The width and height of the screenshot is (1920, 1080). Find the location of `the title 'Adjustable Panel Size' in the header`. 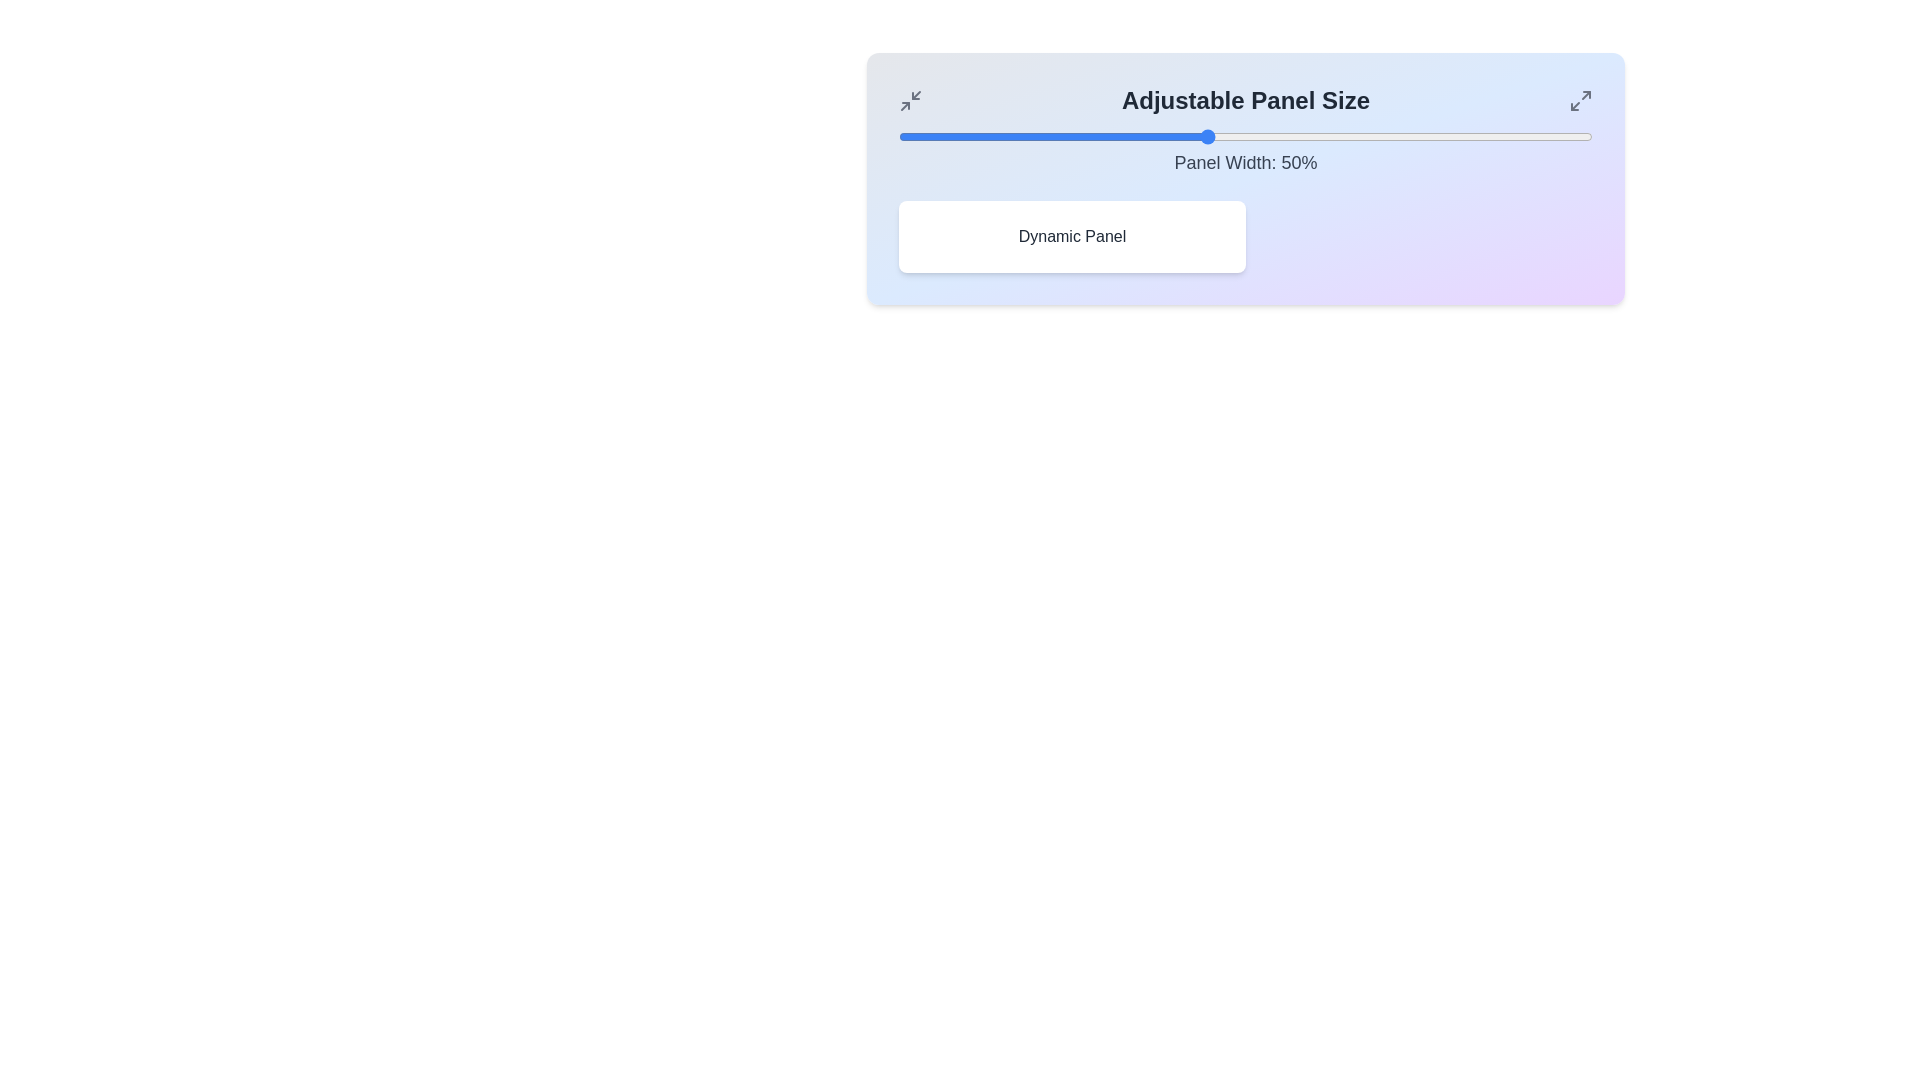

the title 'Adjustable Panel Size' in the header is located at coordinates (1245, 100).